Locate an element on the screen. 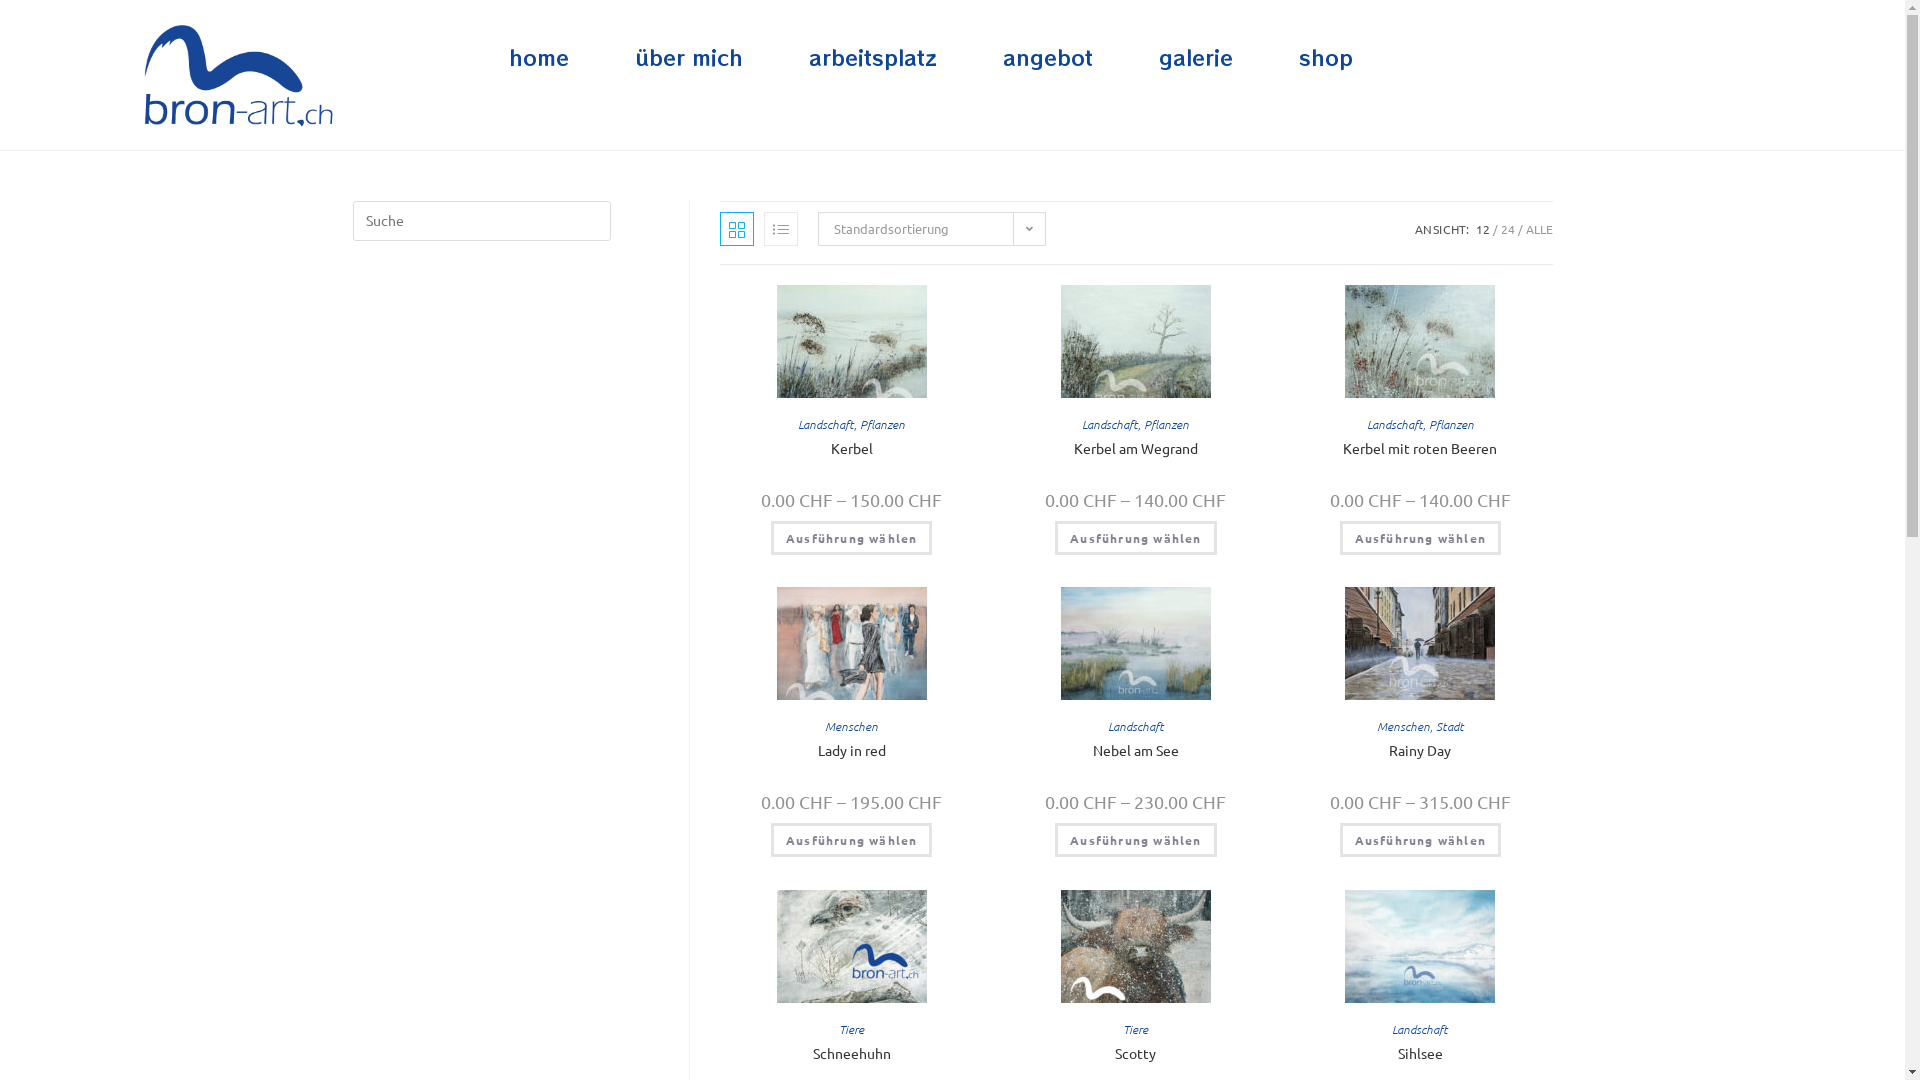  'shop' is located at coordinates (1325, 56).